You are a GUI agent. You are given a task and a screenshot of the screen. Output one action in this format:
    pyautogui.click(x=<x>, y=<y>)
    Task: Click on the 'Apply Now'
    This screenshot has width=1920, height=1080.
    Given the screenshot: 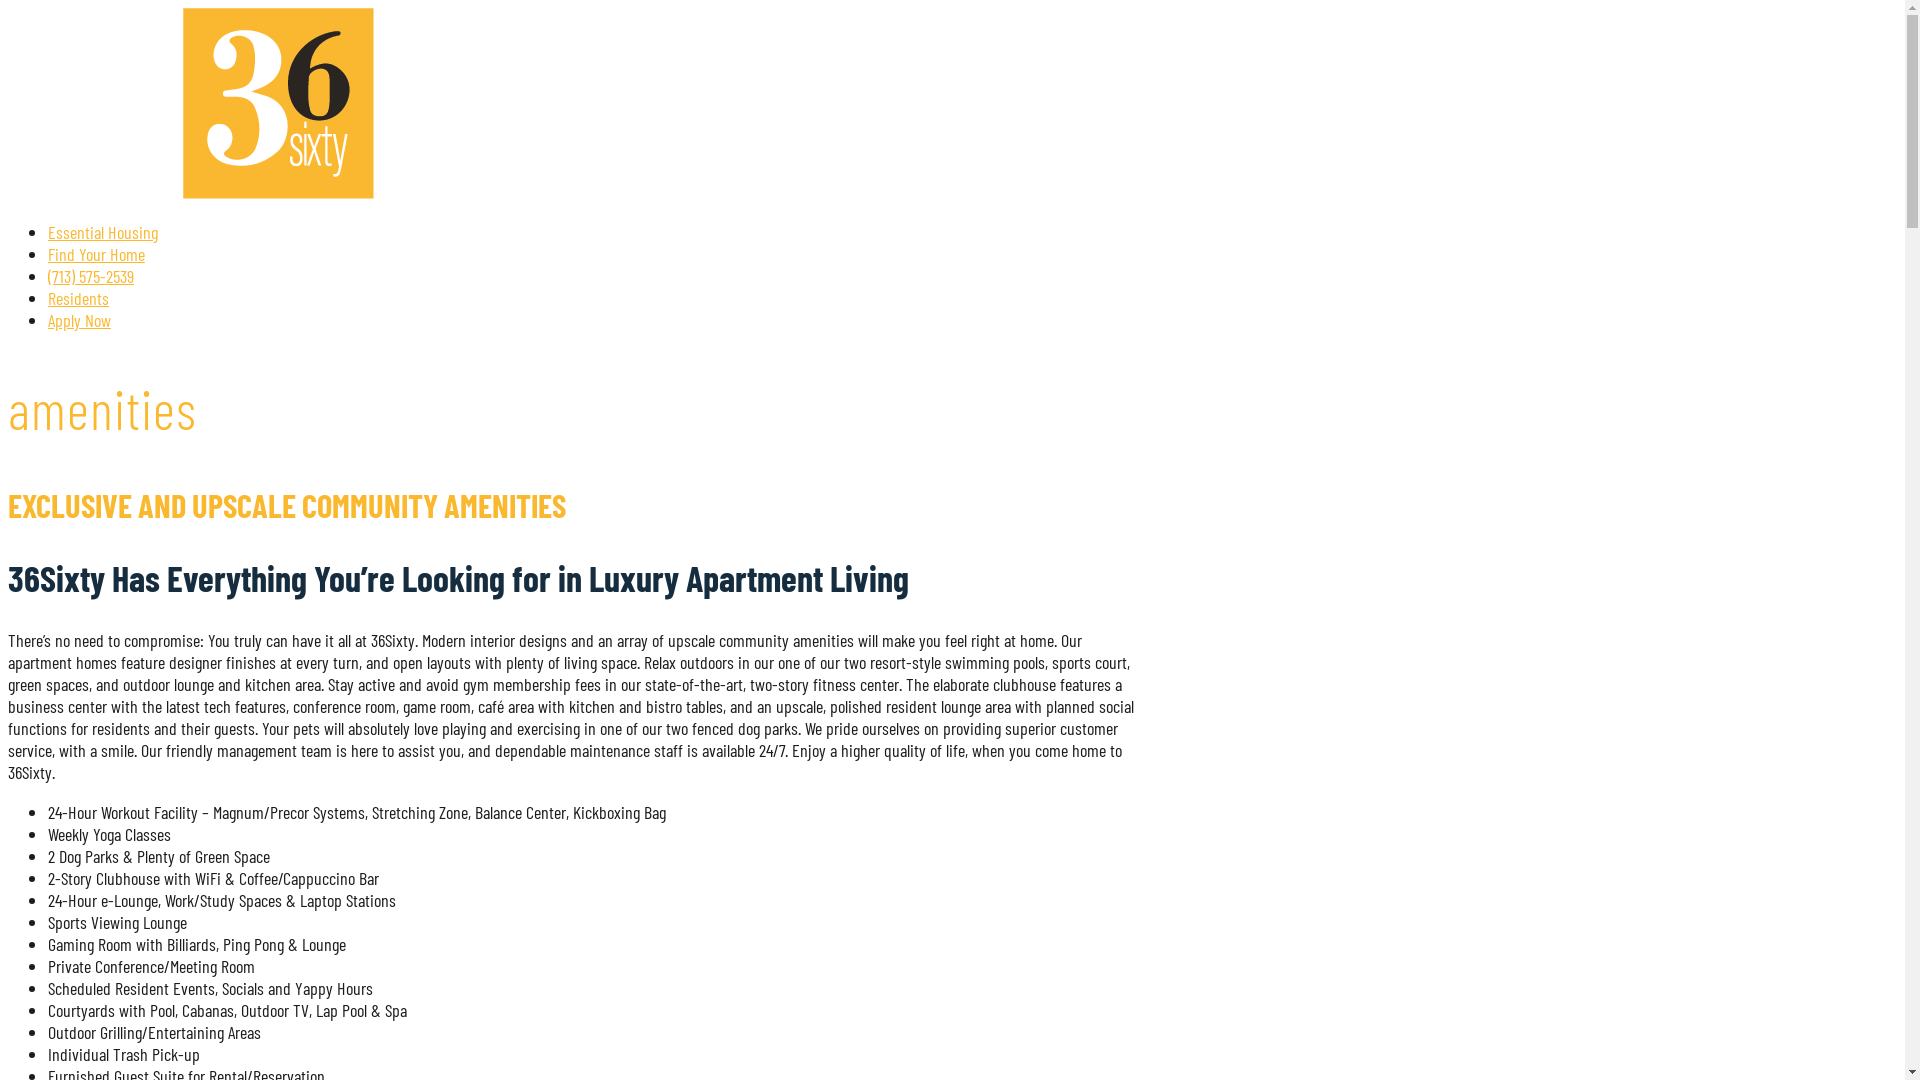 What is the action you would take?
    pyautogui.click(x=79, y=319)
    